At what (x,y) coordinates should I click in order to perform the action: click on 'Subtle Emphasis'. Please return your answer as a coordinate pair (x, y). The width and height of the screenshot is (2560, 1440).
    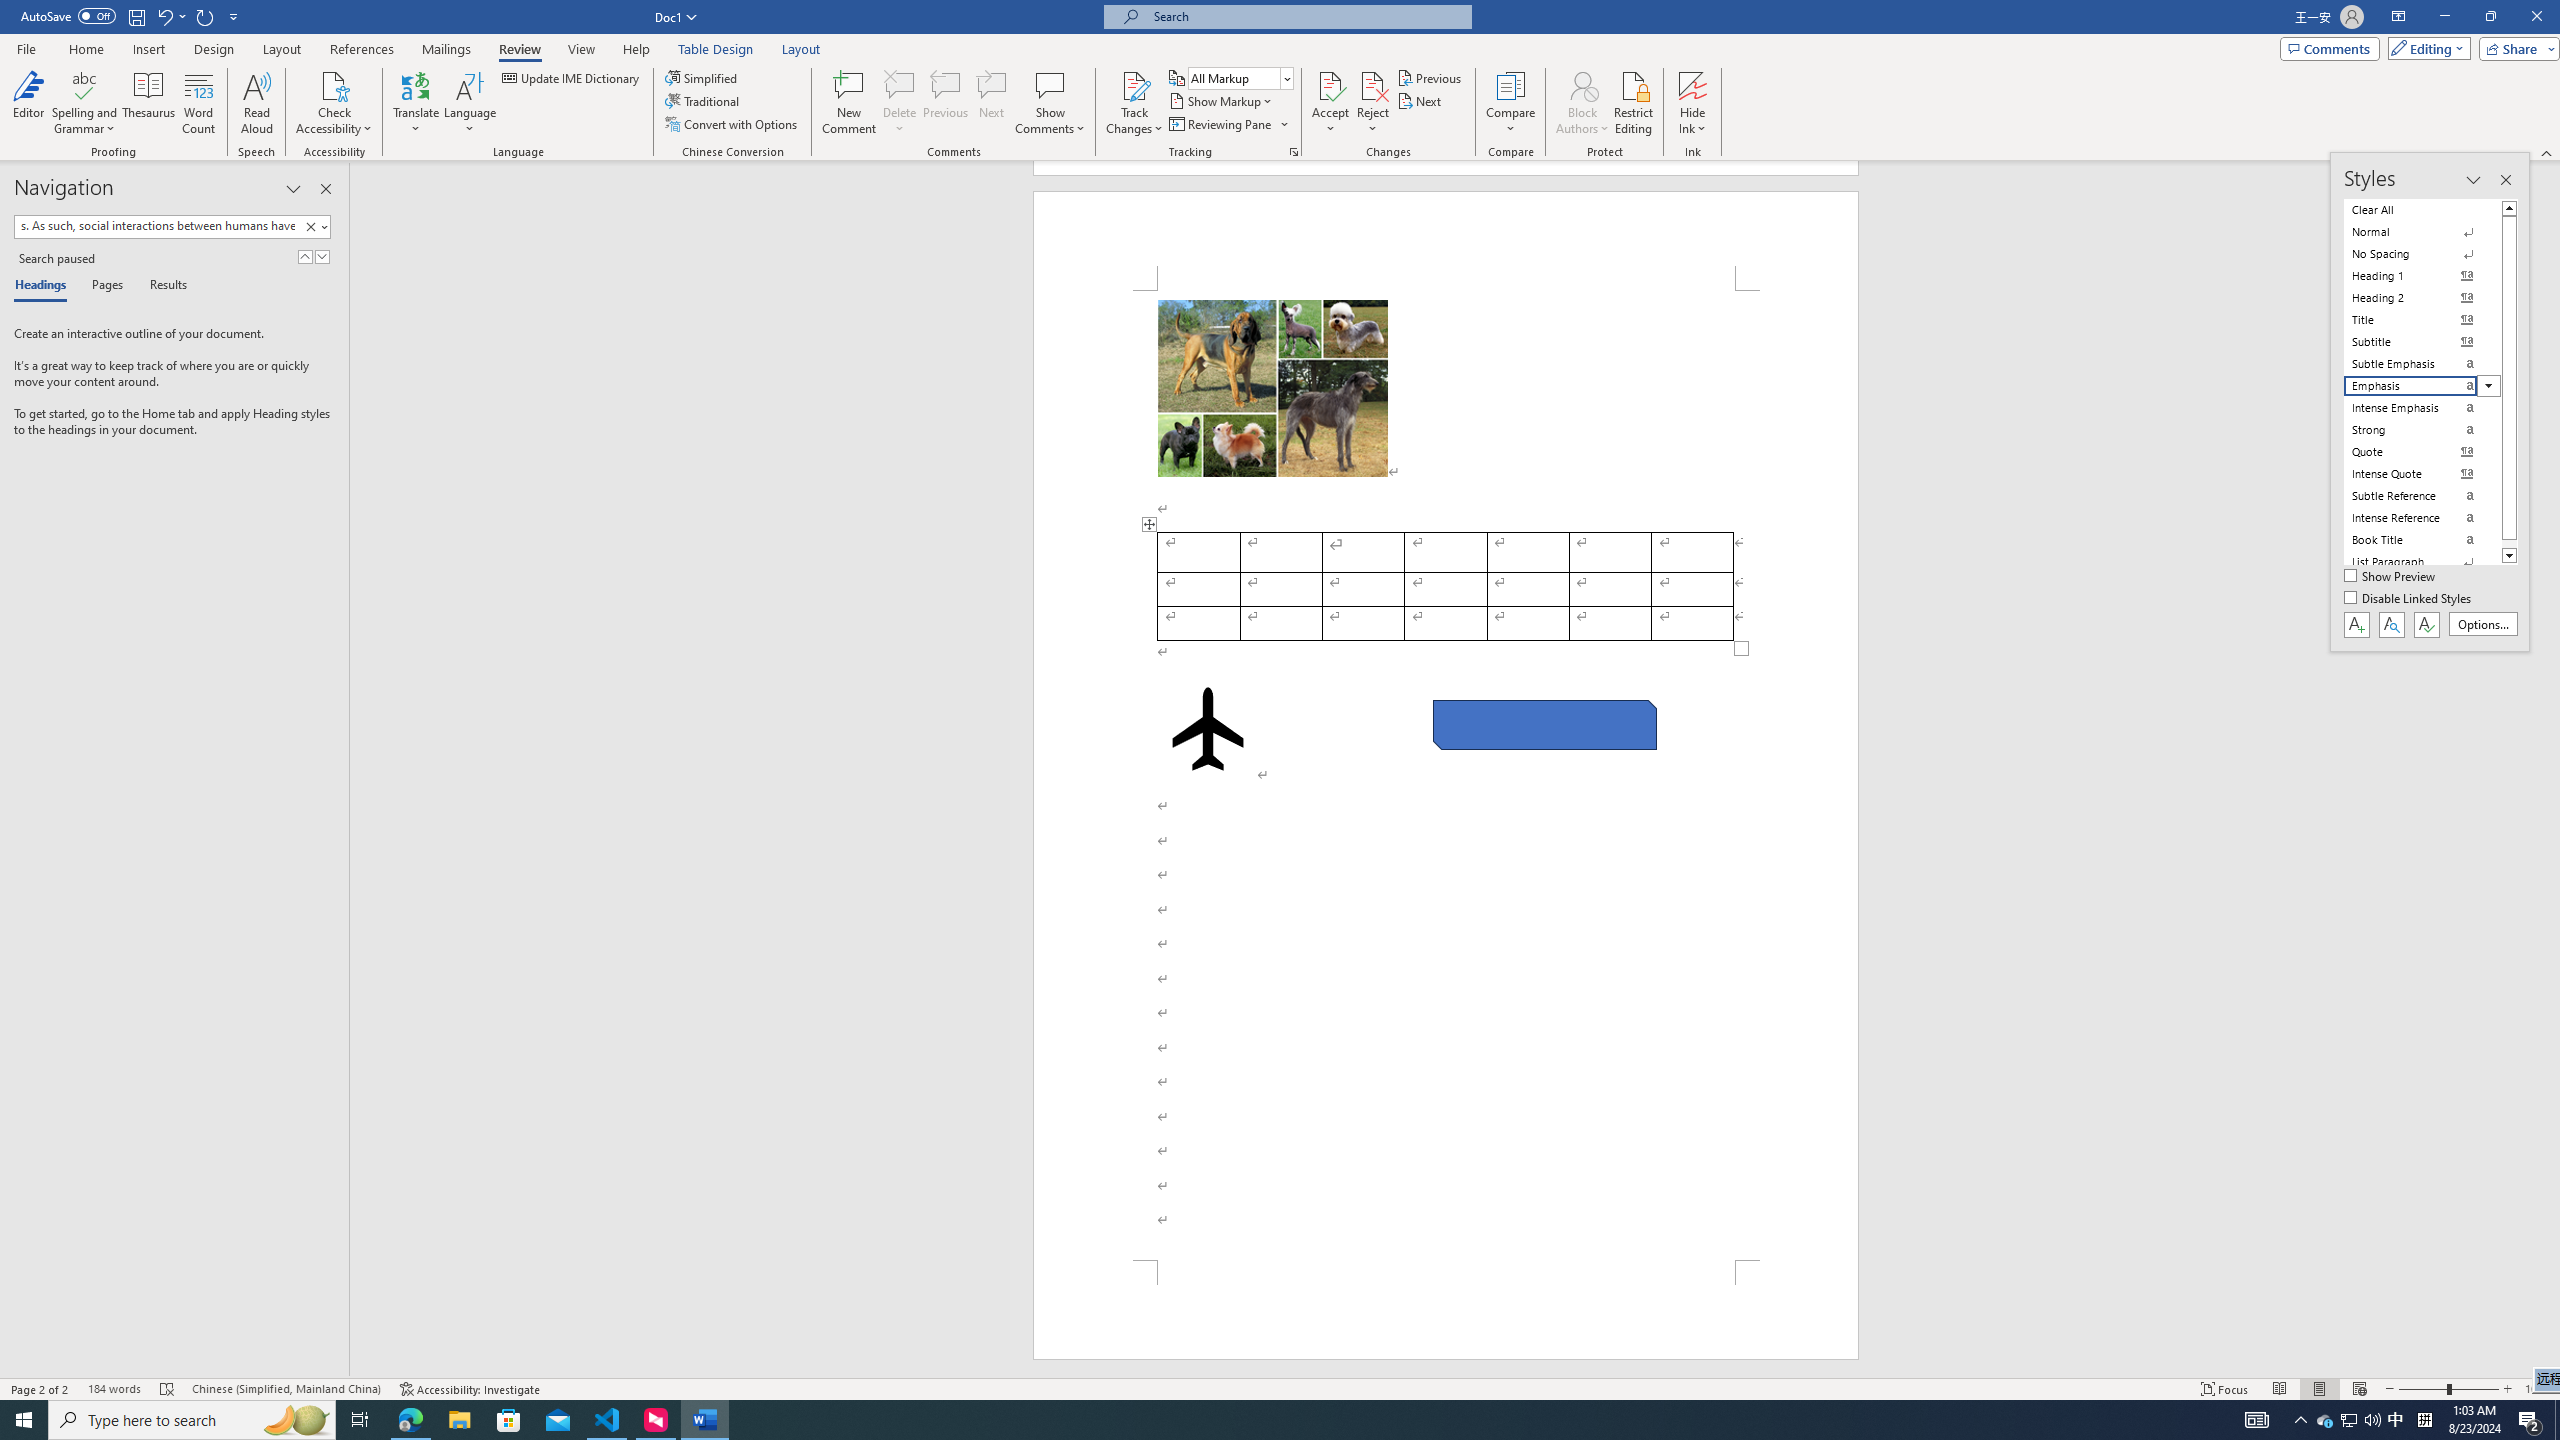
    Looking at the image, I should click on (2422, 363).